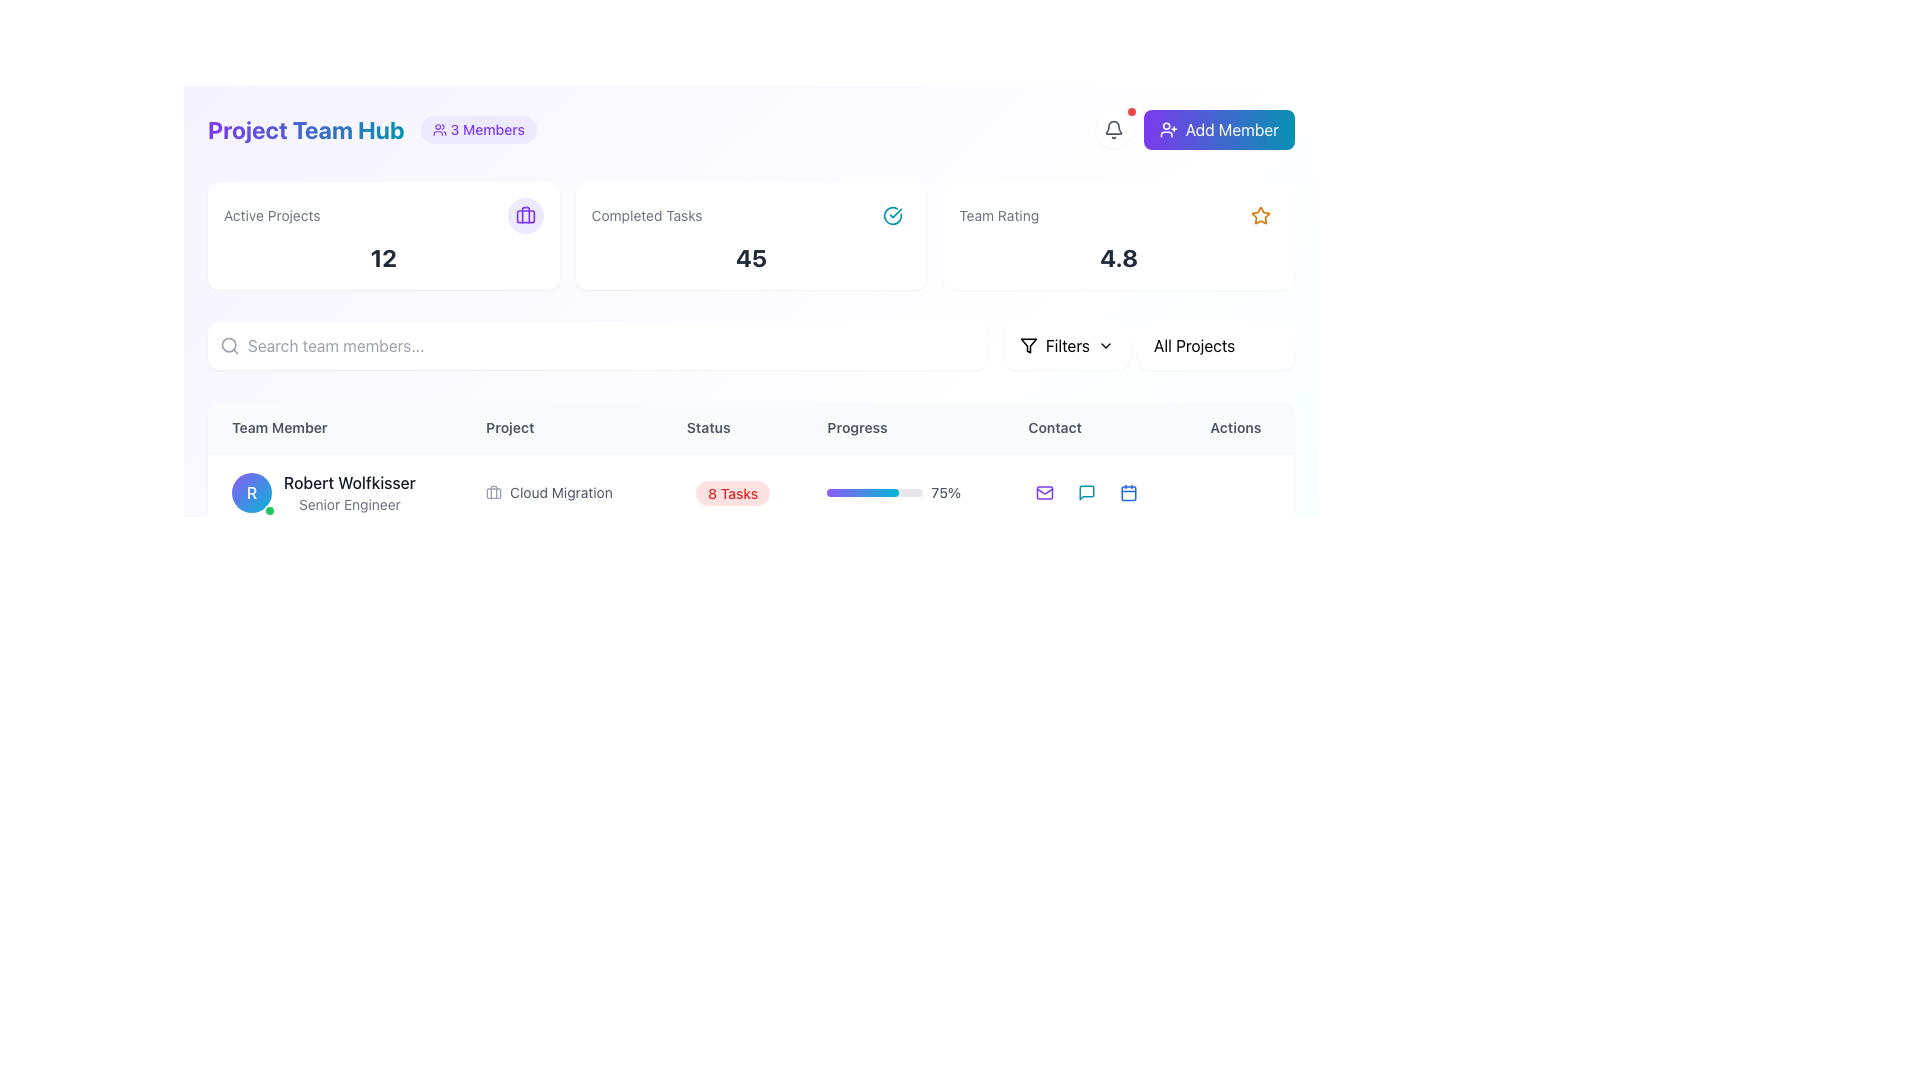 This screenshot has width=1920, height=1080. What do you see at coordinates (1044, 493) in the screenshot?
I see `the rectangular shape with rounded corners that is part of the mail envelope icon located in the 'Contact' column of the user interface` at bounding box center [1044, 493].